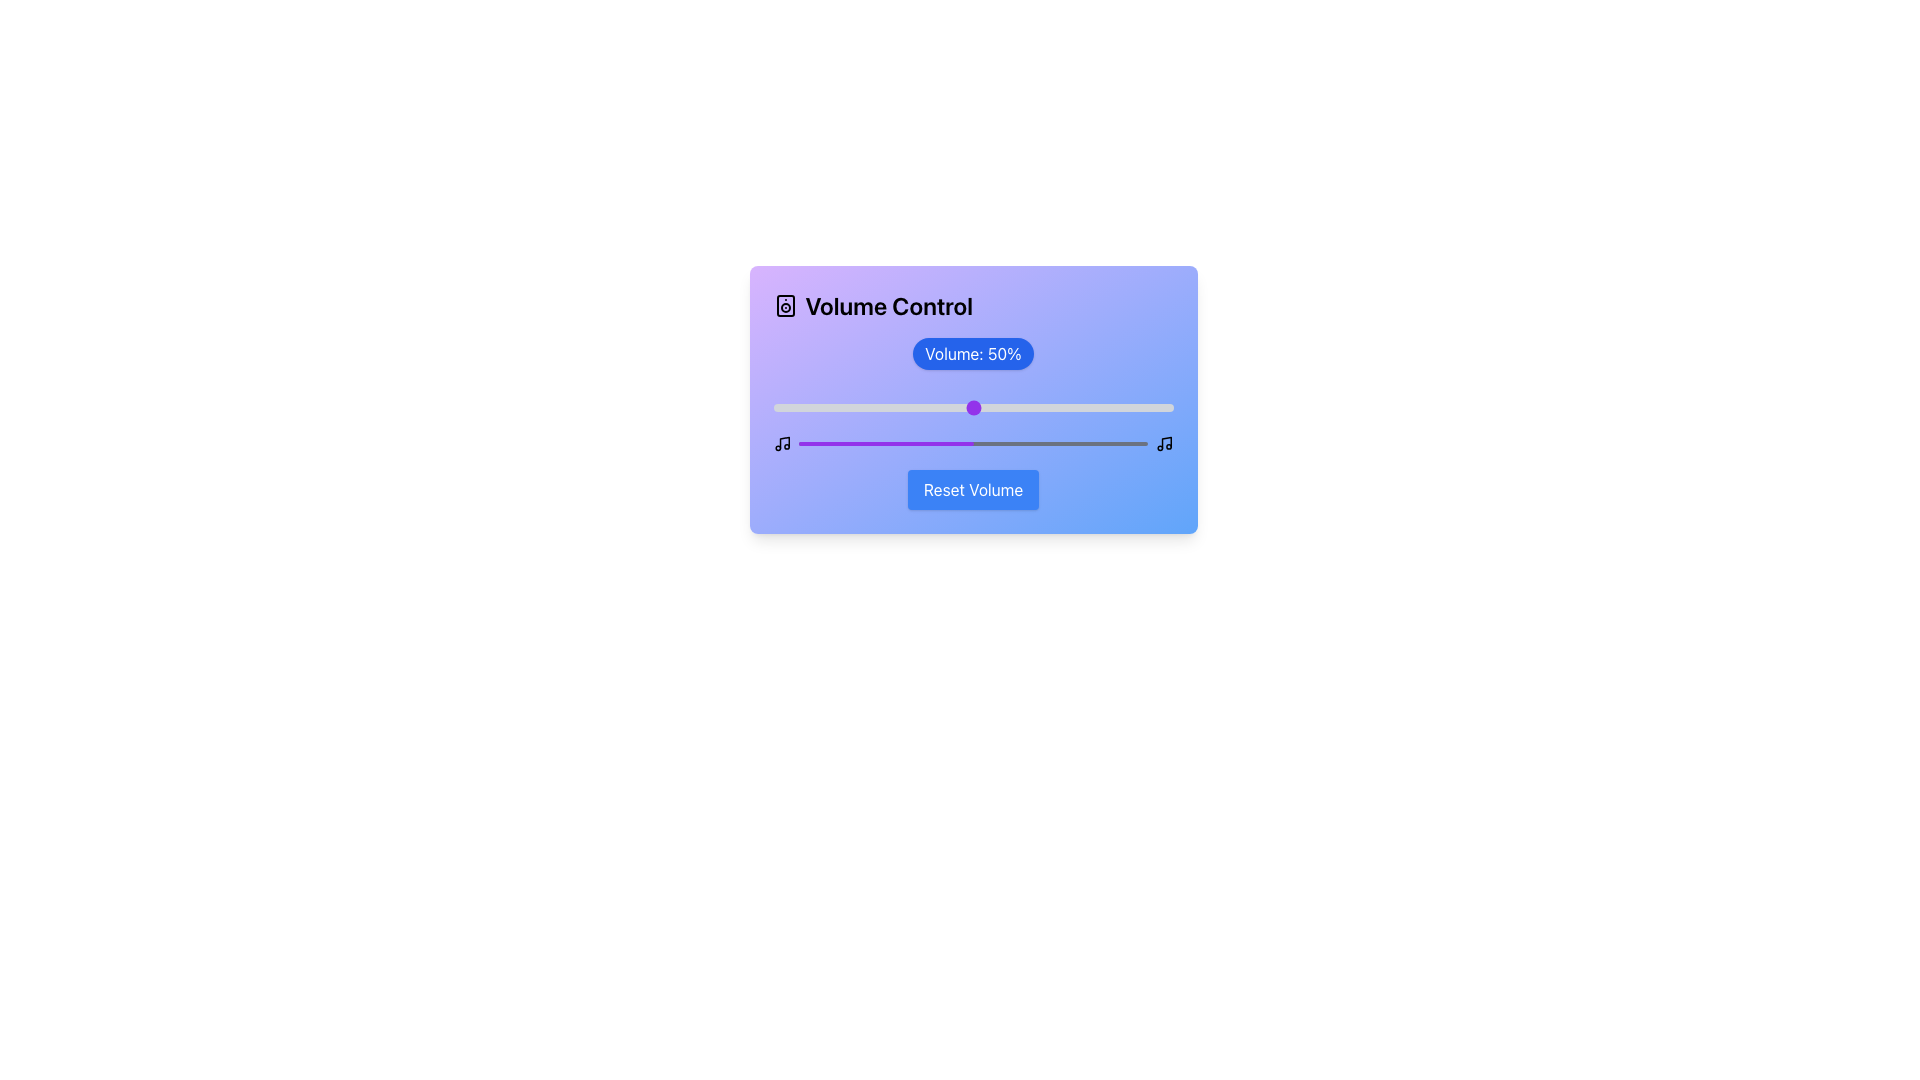  What do you see at coordinates (1137, 407) in the screenshot?
I see `volume` at bounding box center [1137, 407].